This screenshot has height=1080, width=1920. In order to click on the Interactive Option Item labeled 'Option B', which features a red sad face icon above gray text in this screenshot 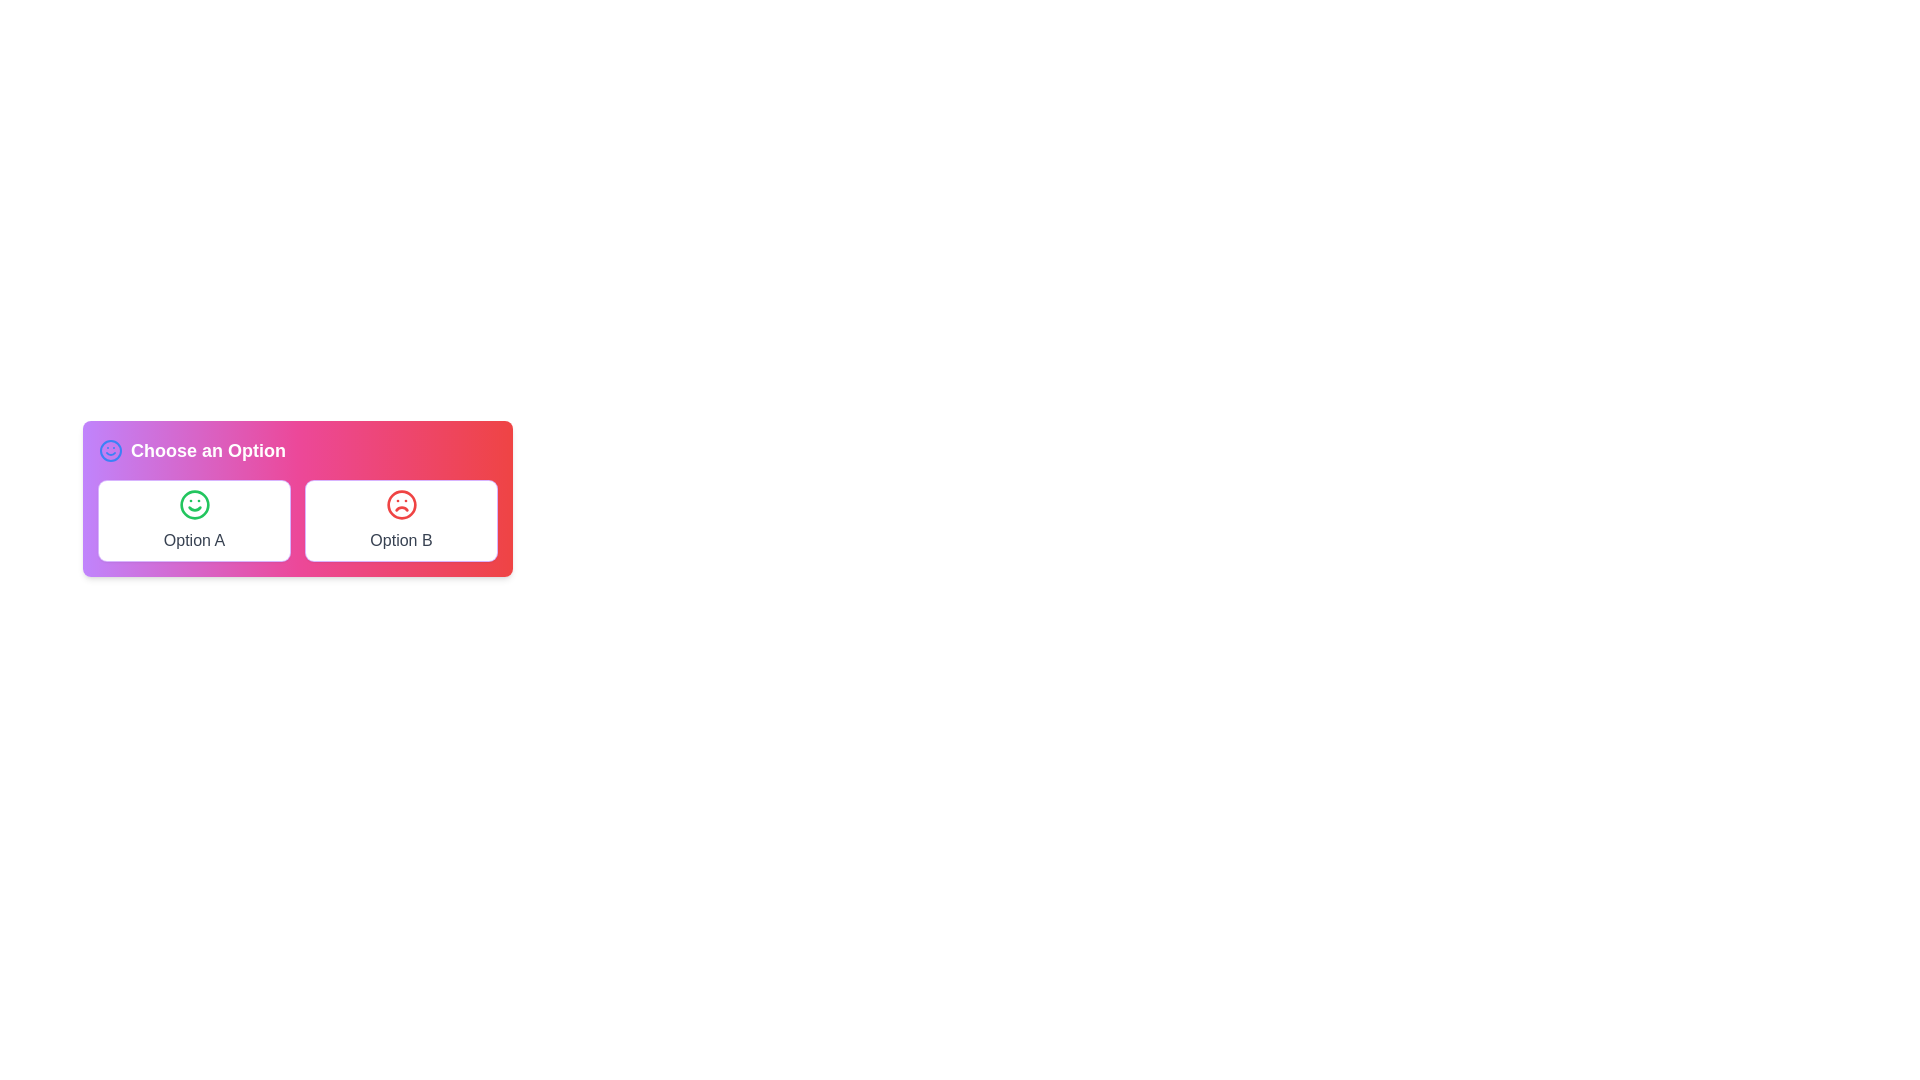, I will do `click(400, 519)`.